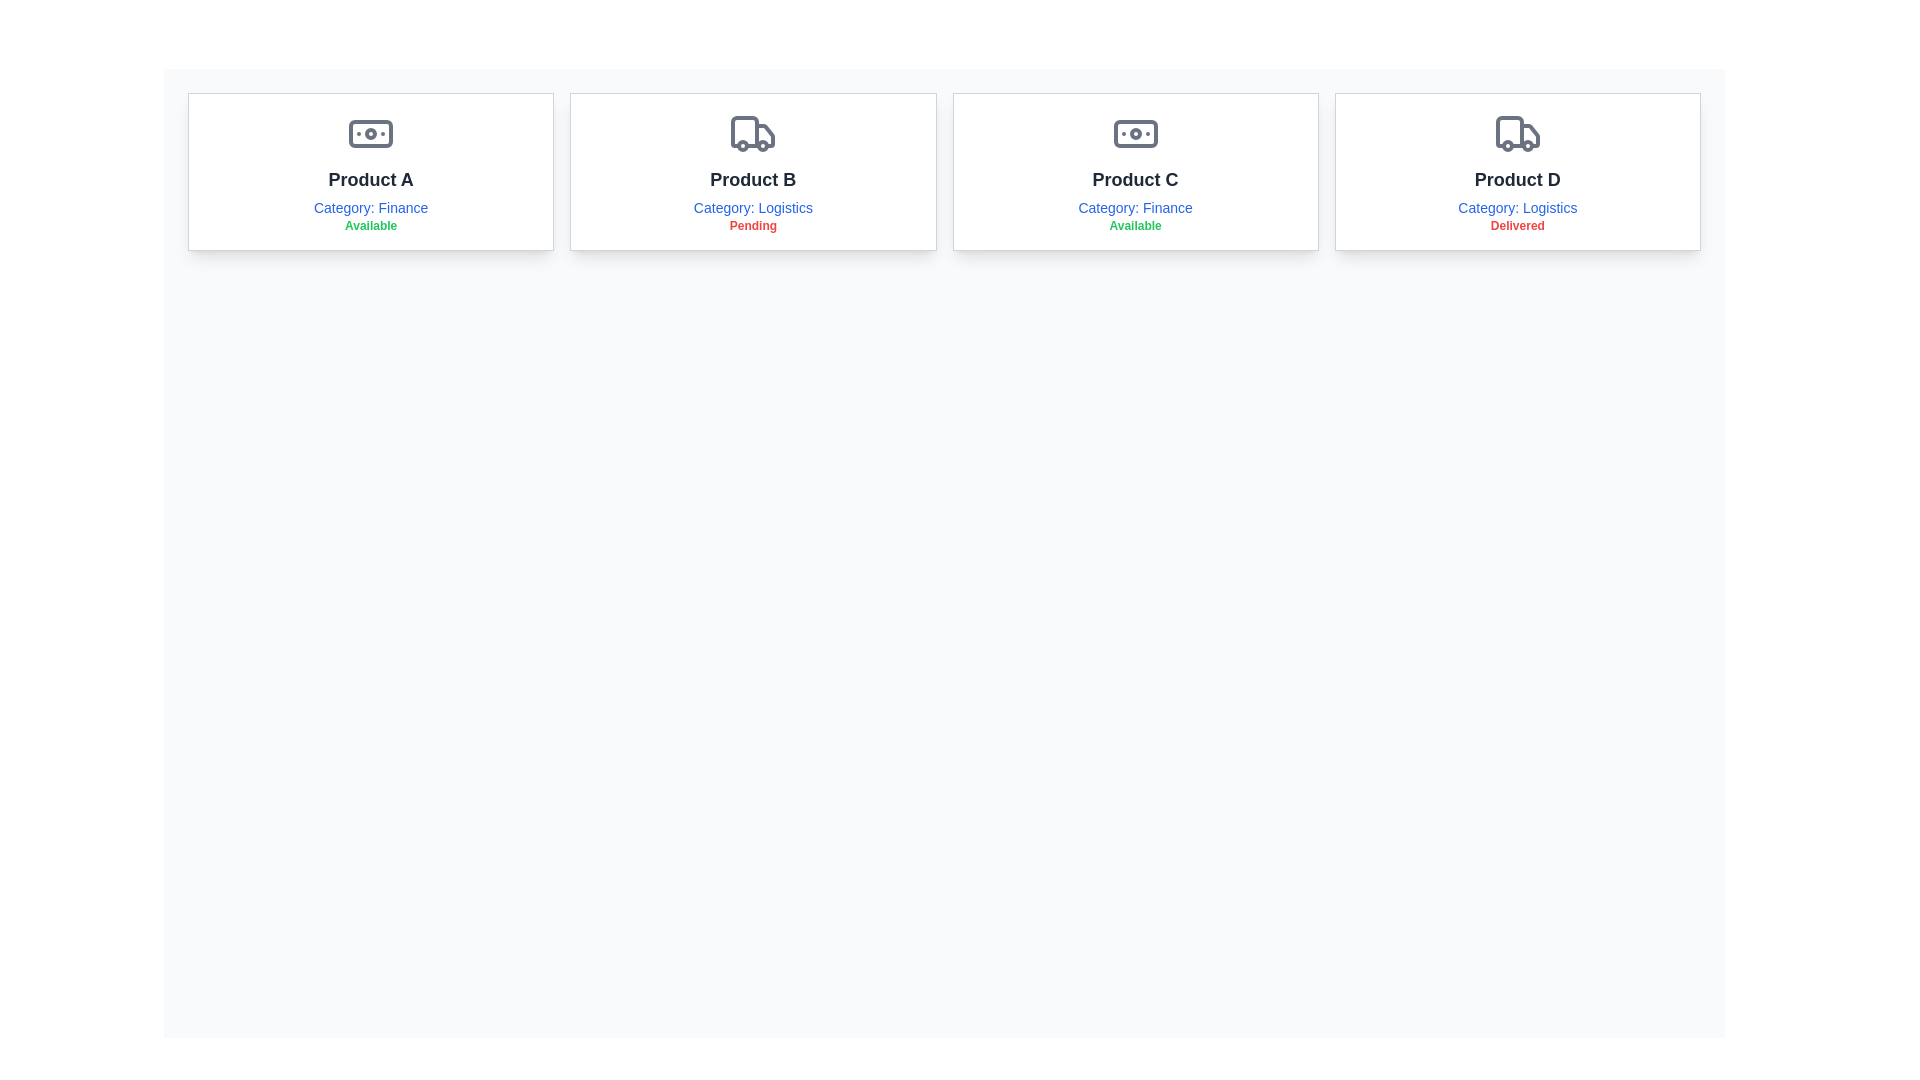 This screenshot has height=1080, width=1920. What do you see at coordinates (1528, 135) in the screenshot?
I see `the non-interactive graphical component representing the rear section of the truck icon for 'Product D', located at the top-right of the truck shape` at bounding box center [1528, 135].